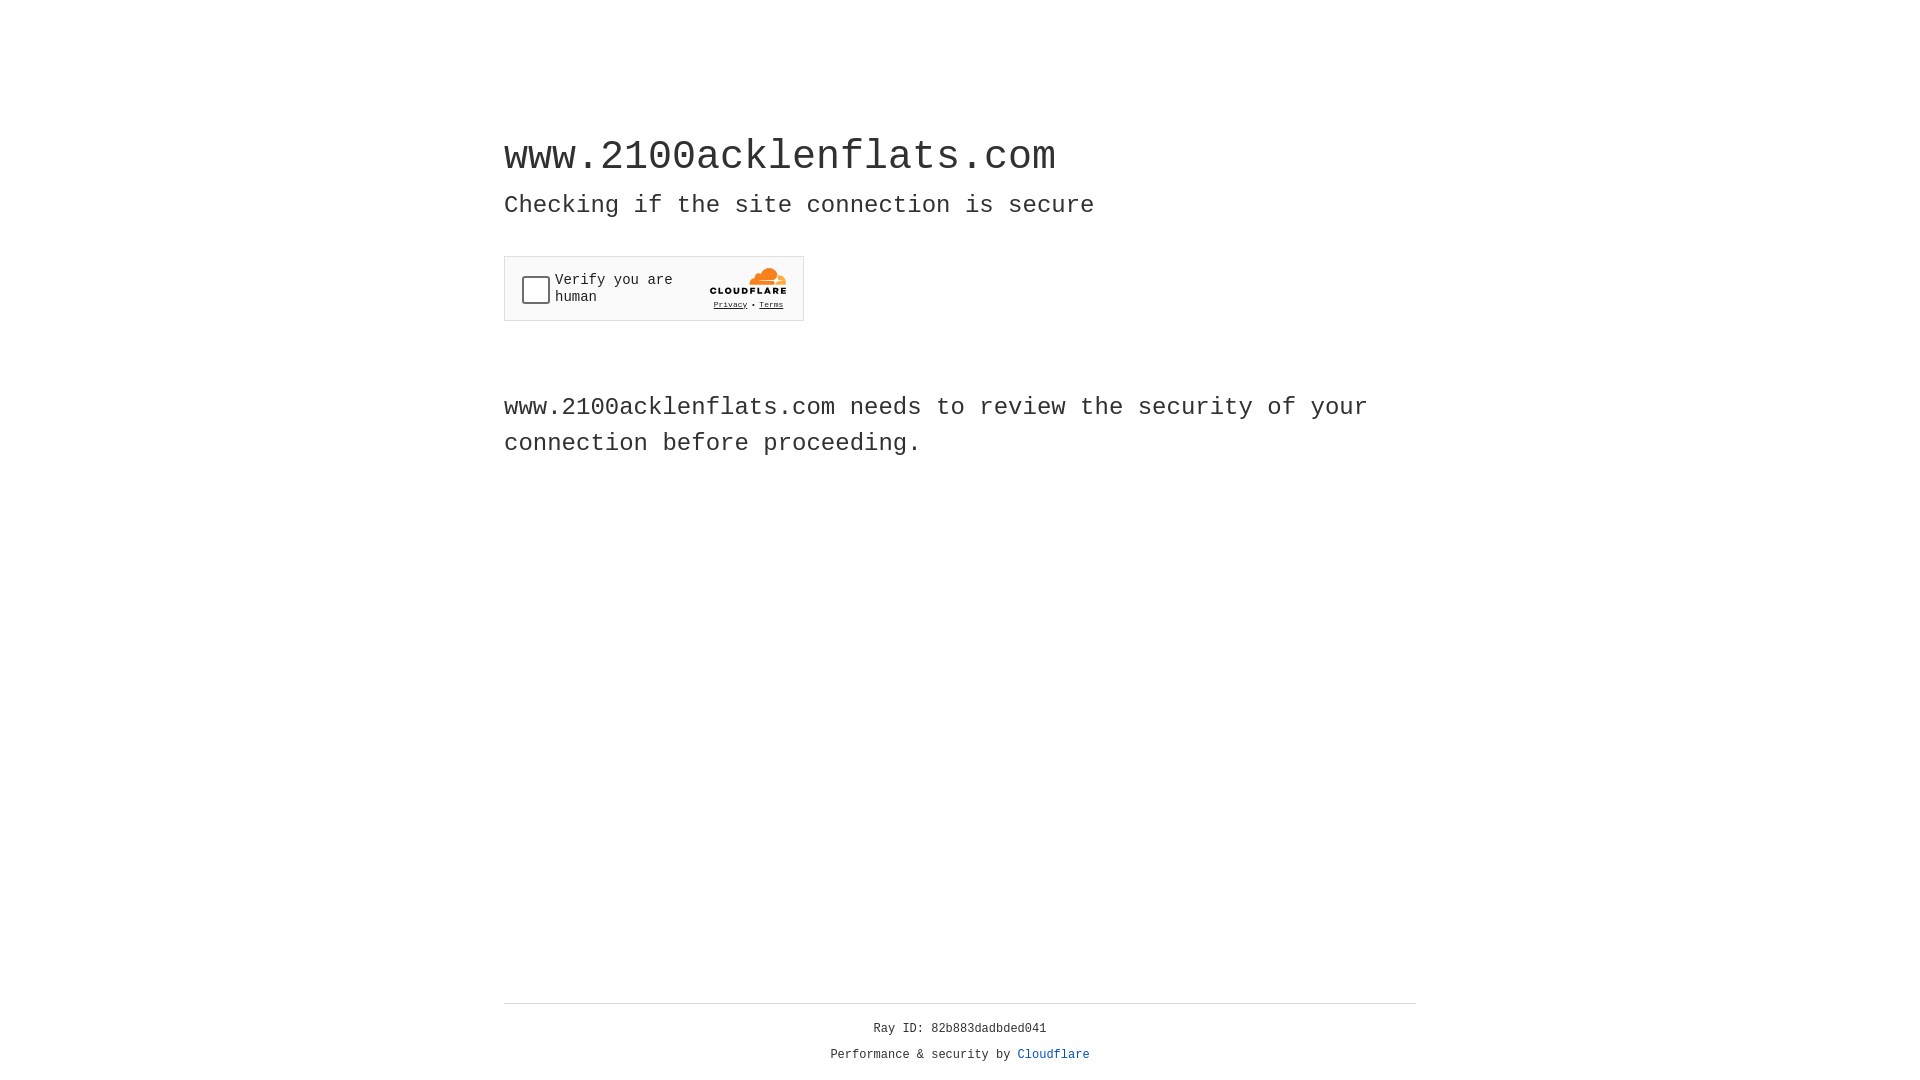  Describe the element at coordinates (1053, 1054) in the screenshot. I see `'Cloudflare'` at that location.